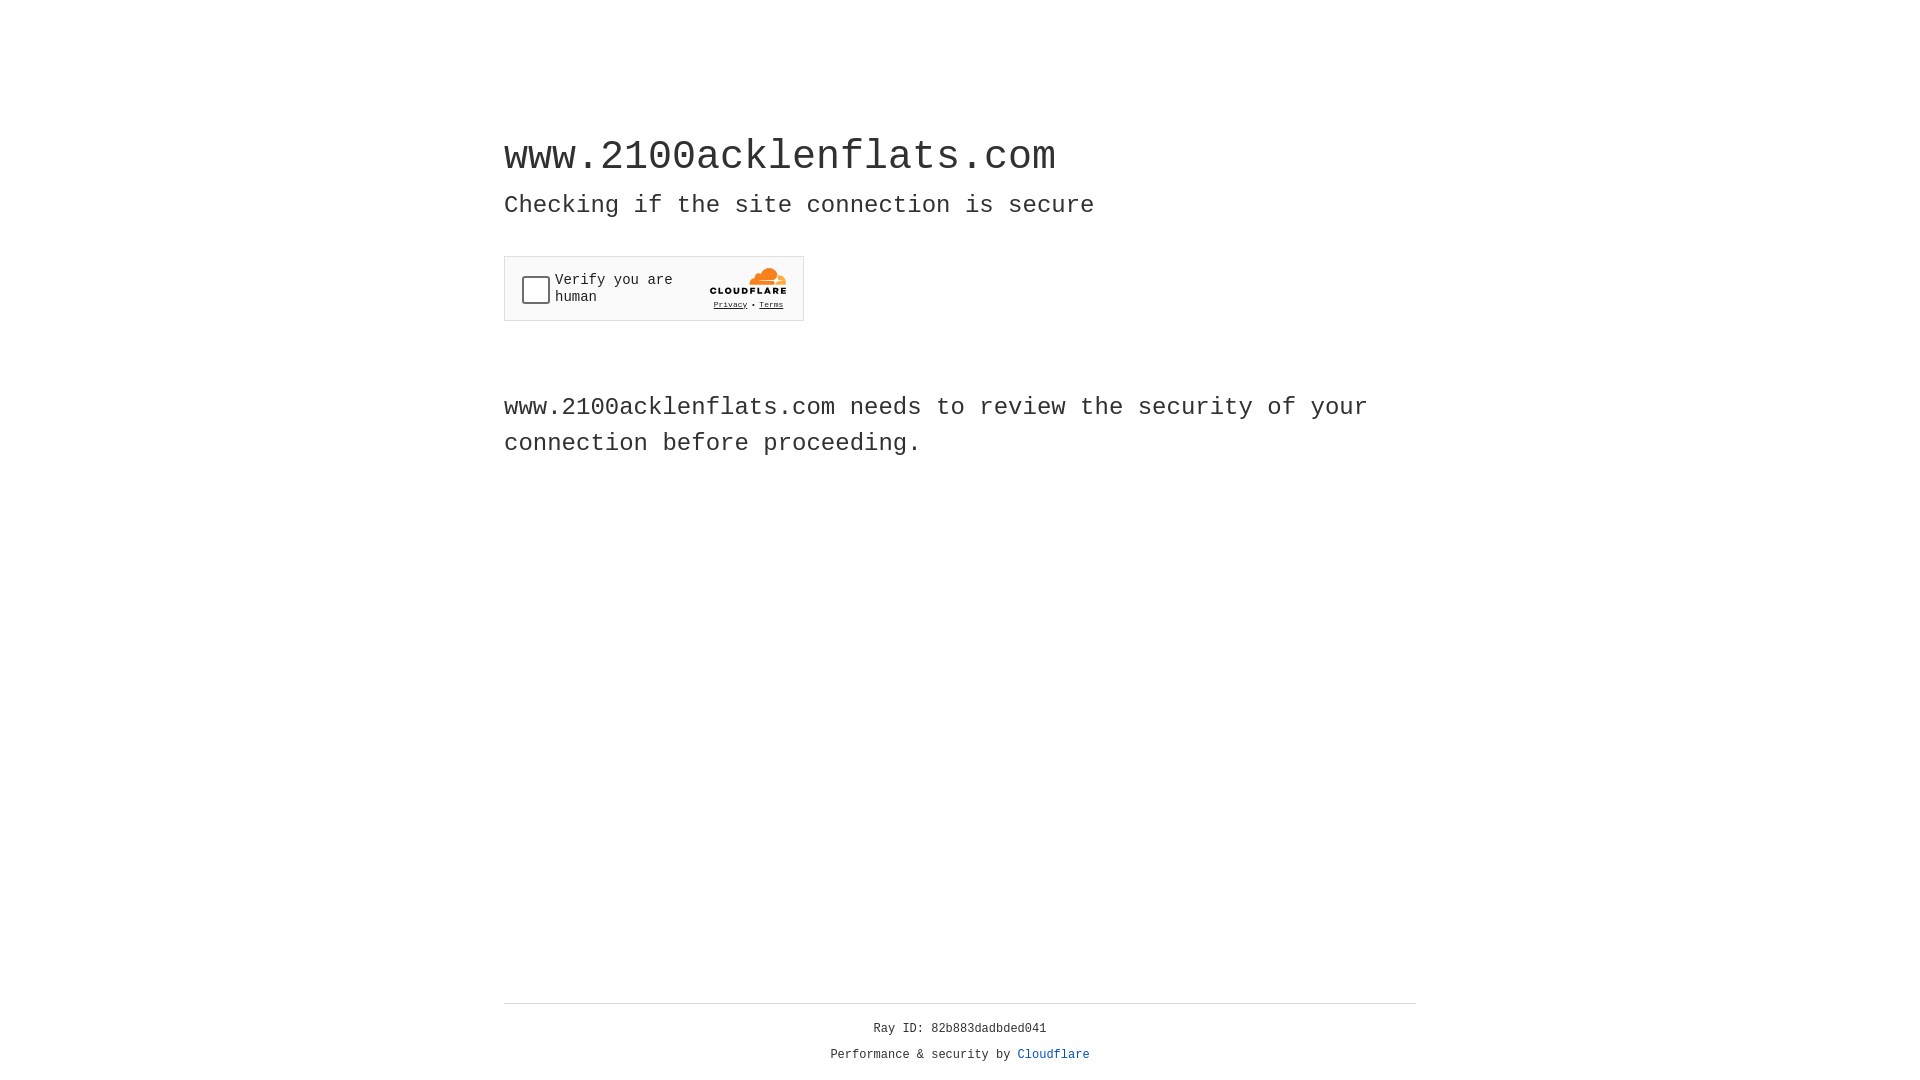  Describe the element at coordinates (1053, 1054) in the screenshot. I see `'Cloudflare'` at that location.